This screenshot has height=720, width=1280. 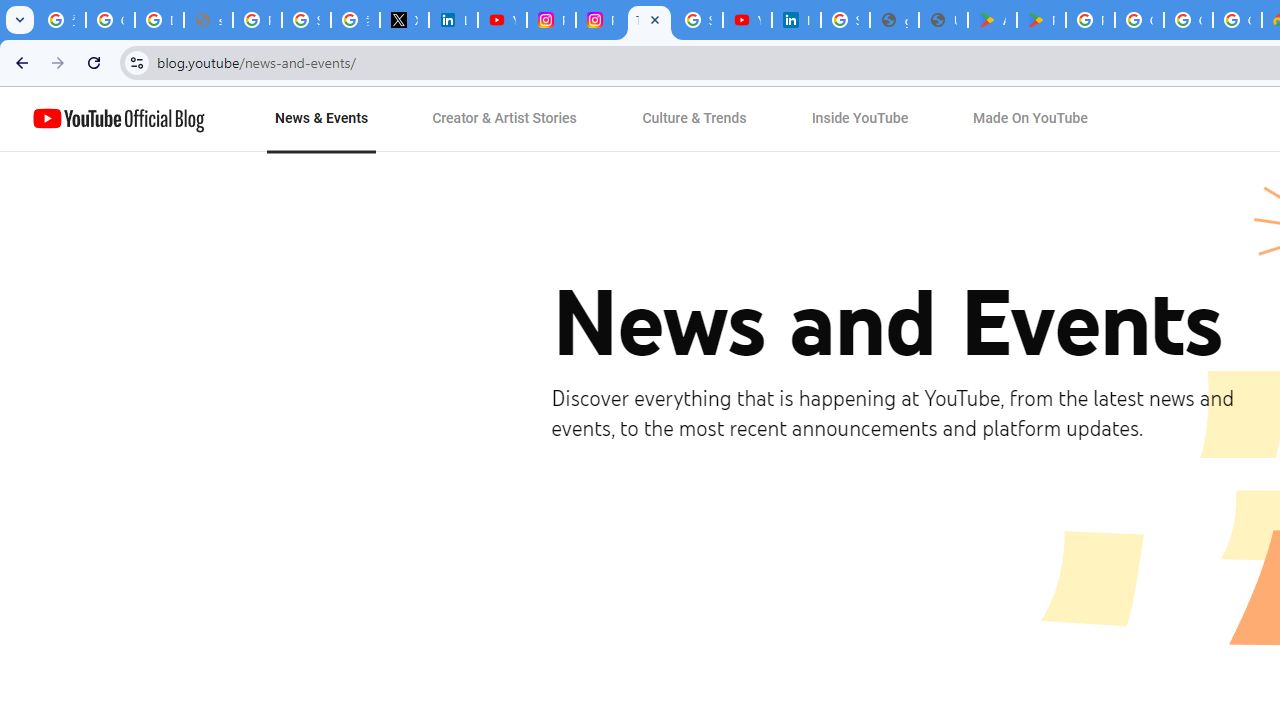 What do you see at coordinates (845, 20) in the screenshot?
I see `'Sign in - Google Accounts'` at bounding box center [845, 20].